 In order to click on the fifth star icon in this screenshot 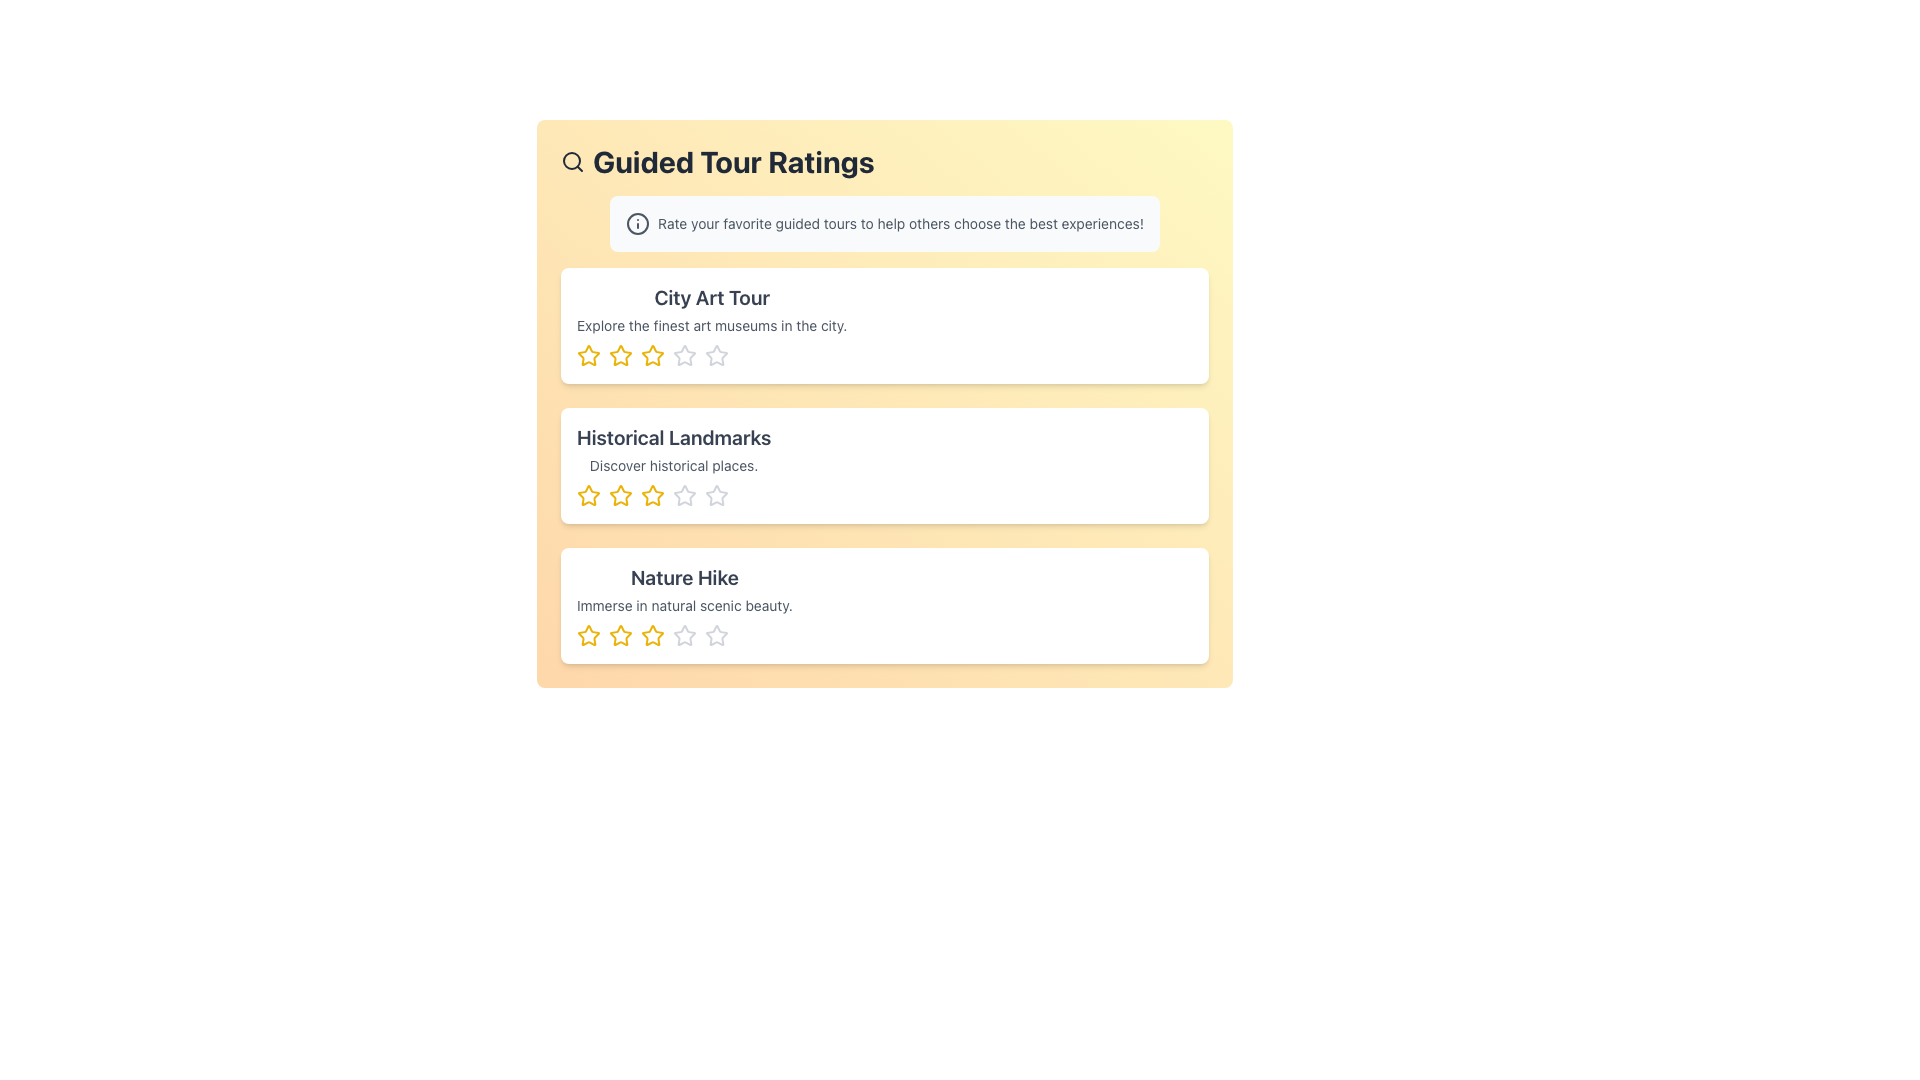, I will do `click(716, 636)`.